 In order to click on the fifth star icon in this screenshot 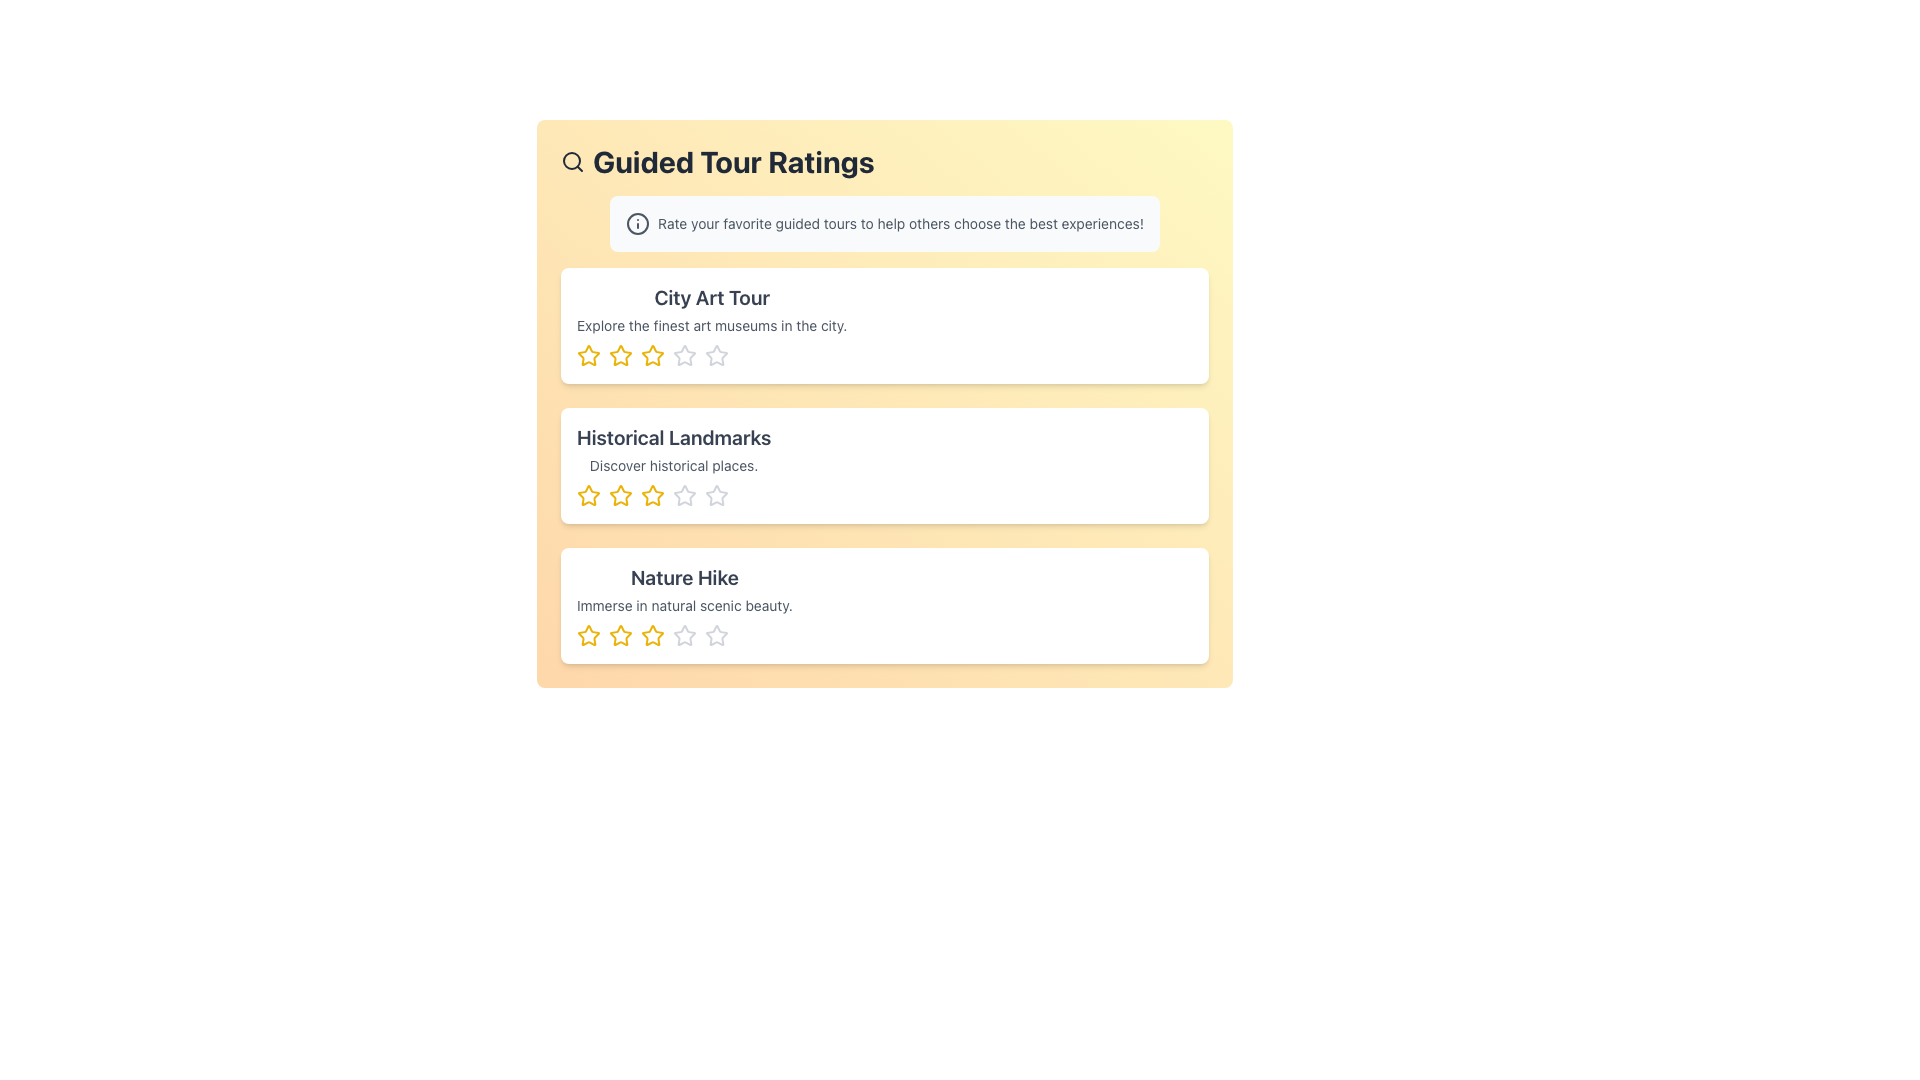, I will do `click(716, 636)`.